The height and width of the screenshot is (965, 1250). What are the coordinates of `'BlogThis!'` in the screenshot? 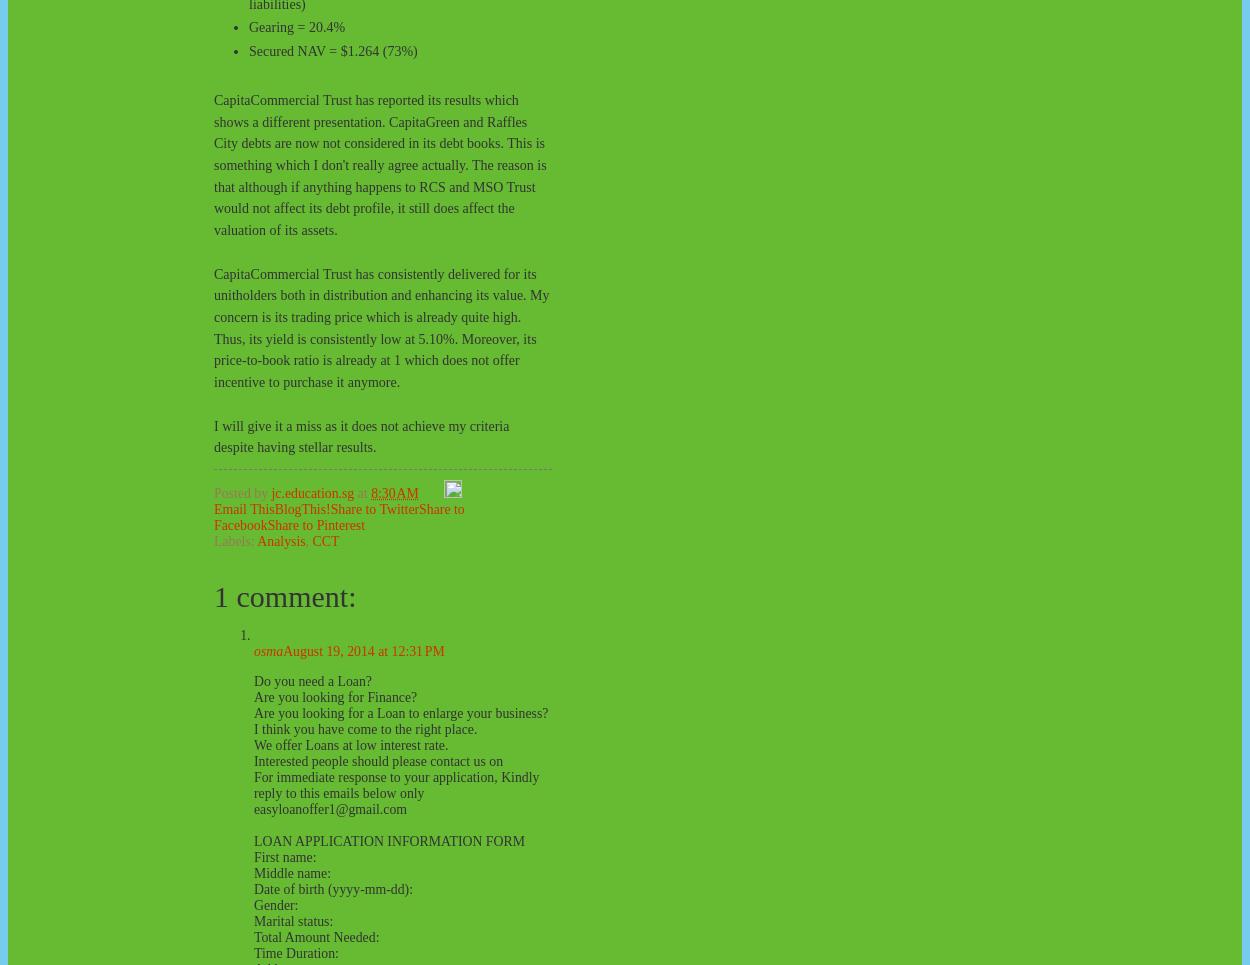 It's located at (274, 509).